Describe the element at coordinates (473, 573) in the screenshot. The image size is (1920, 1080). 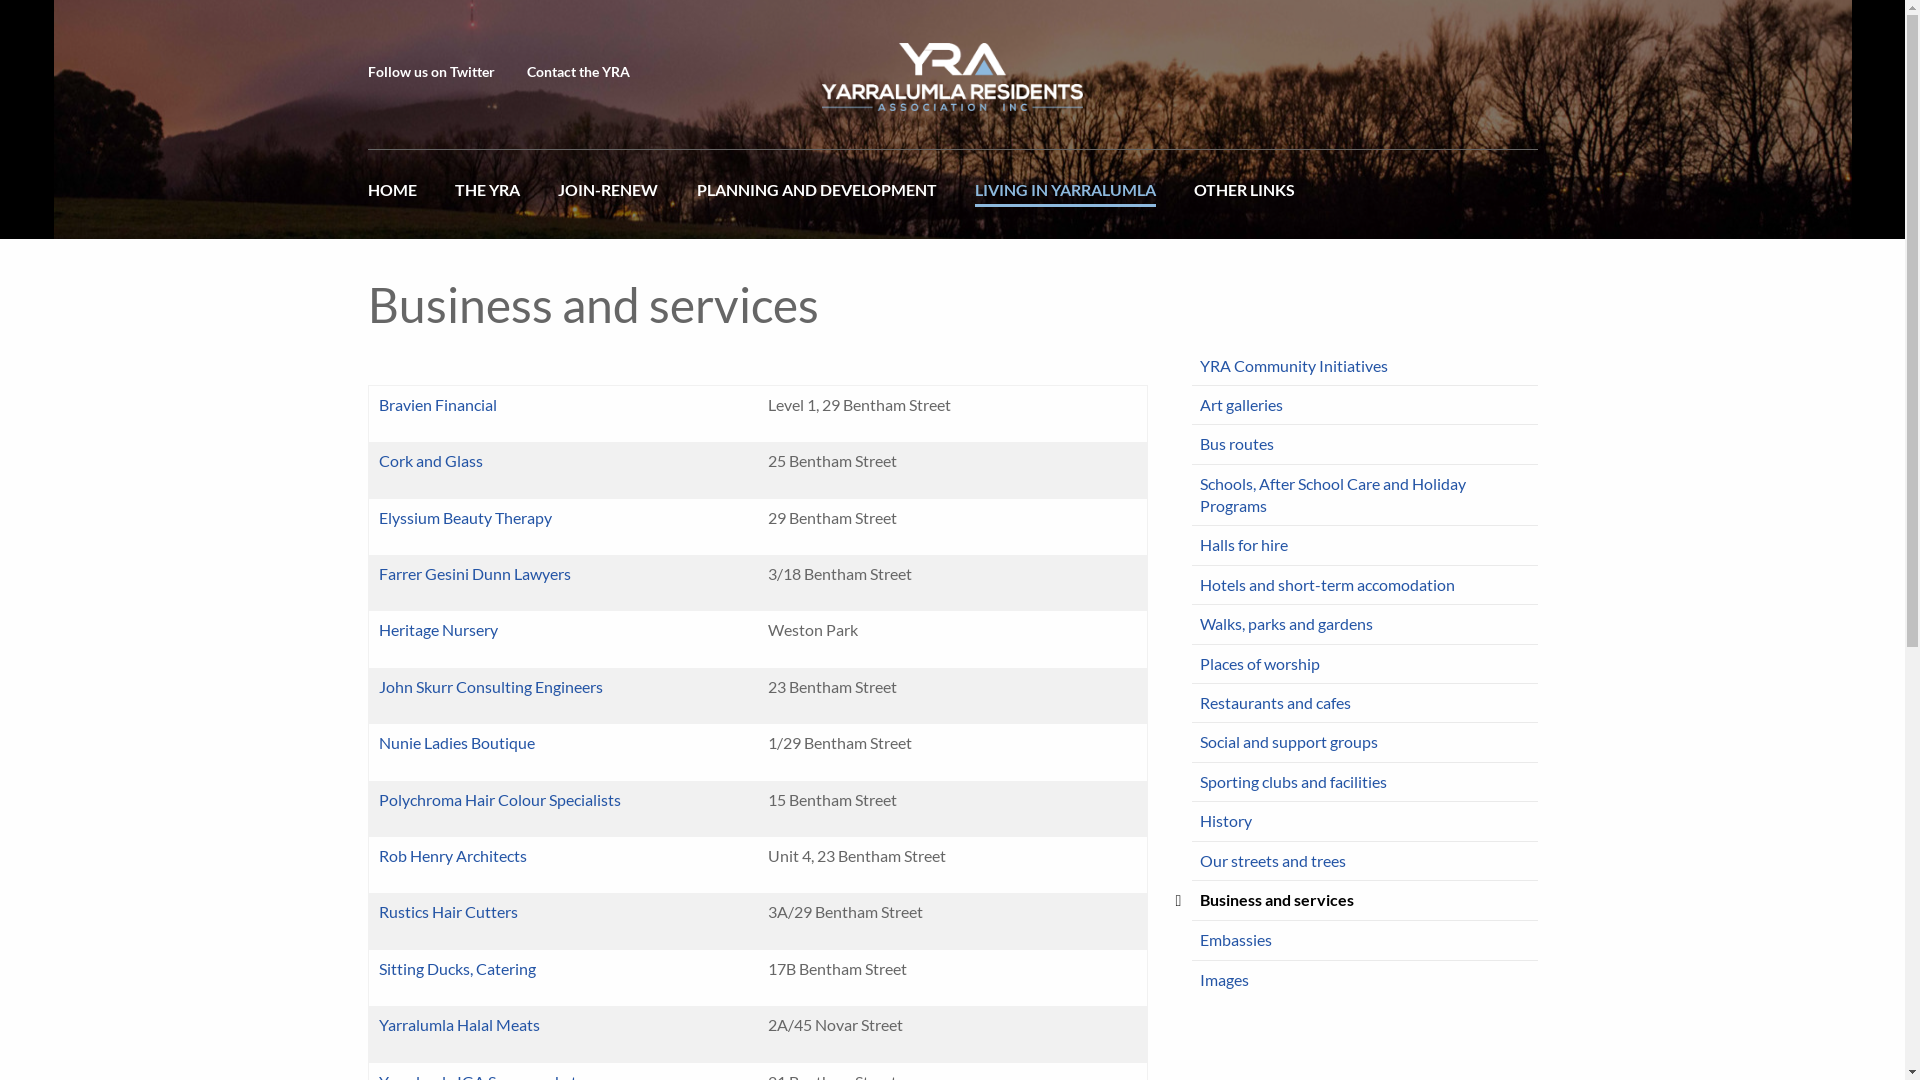
I see `'Farrer Gesini Dunn Lawyers'` at that location.